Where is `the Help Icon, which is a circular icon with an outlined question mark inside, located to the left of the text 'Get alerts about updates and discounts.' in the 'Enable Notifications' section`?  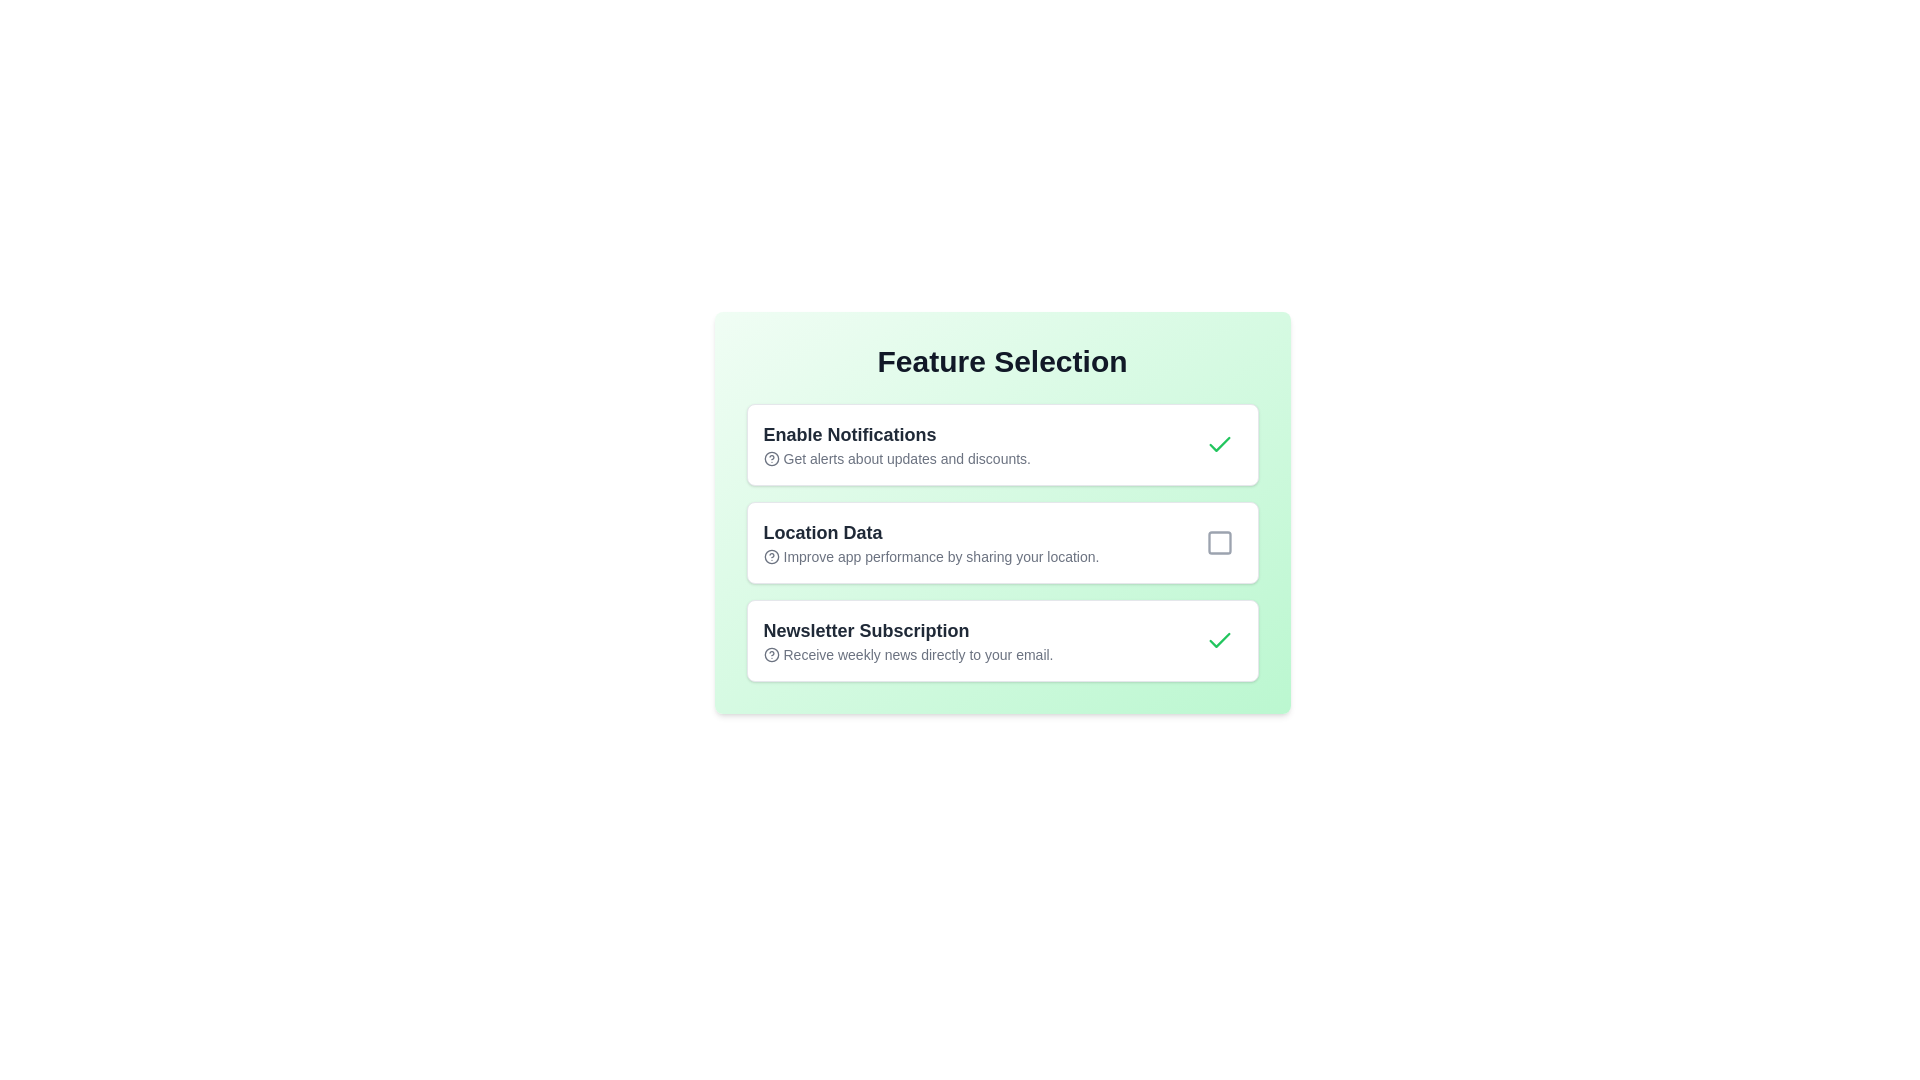
the Help Icon, which is a circular icon with an outlined question mark inside, located to the left of the text 'Get alerts about updates and discounts.' in the 'Enable Notifications' section is located at coordinates (770, 459).